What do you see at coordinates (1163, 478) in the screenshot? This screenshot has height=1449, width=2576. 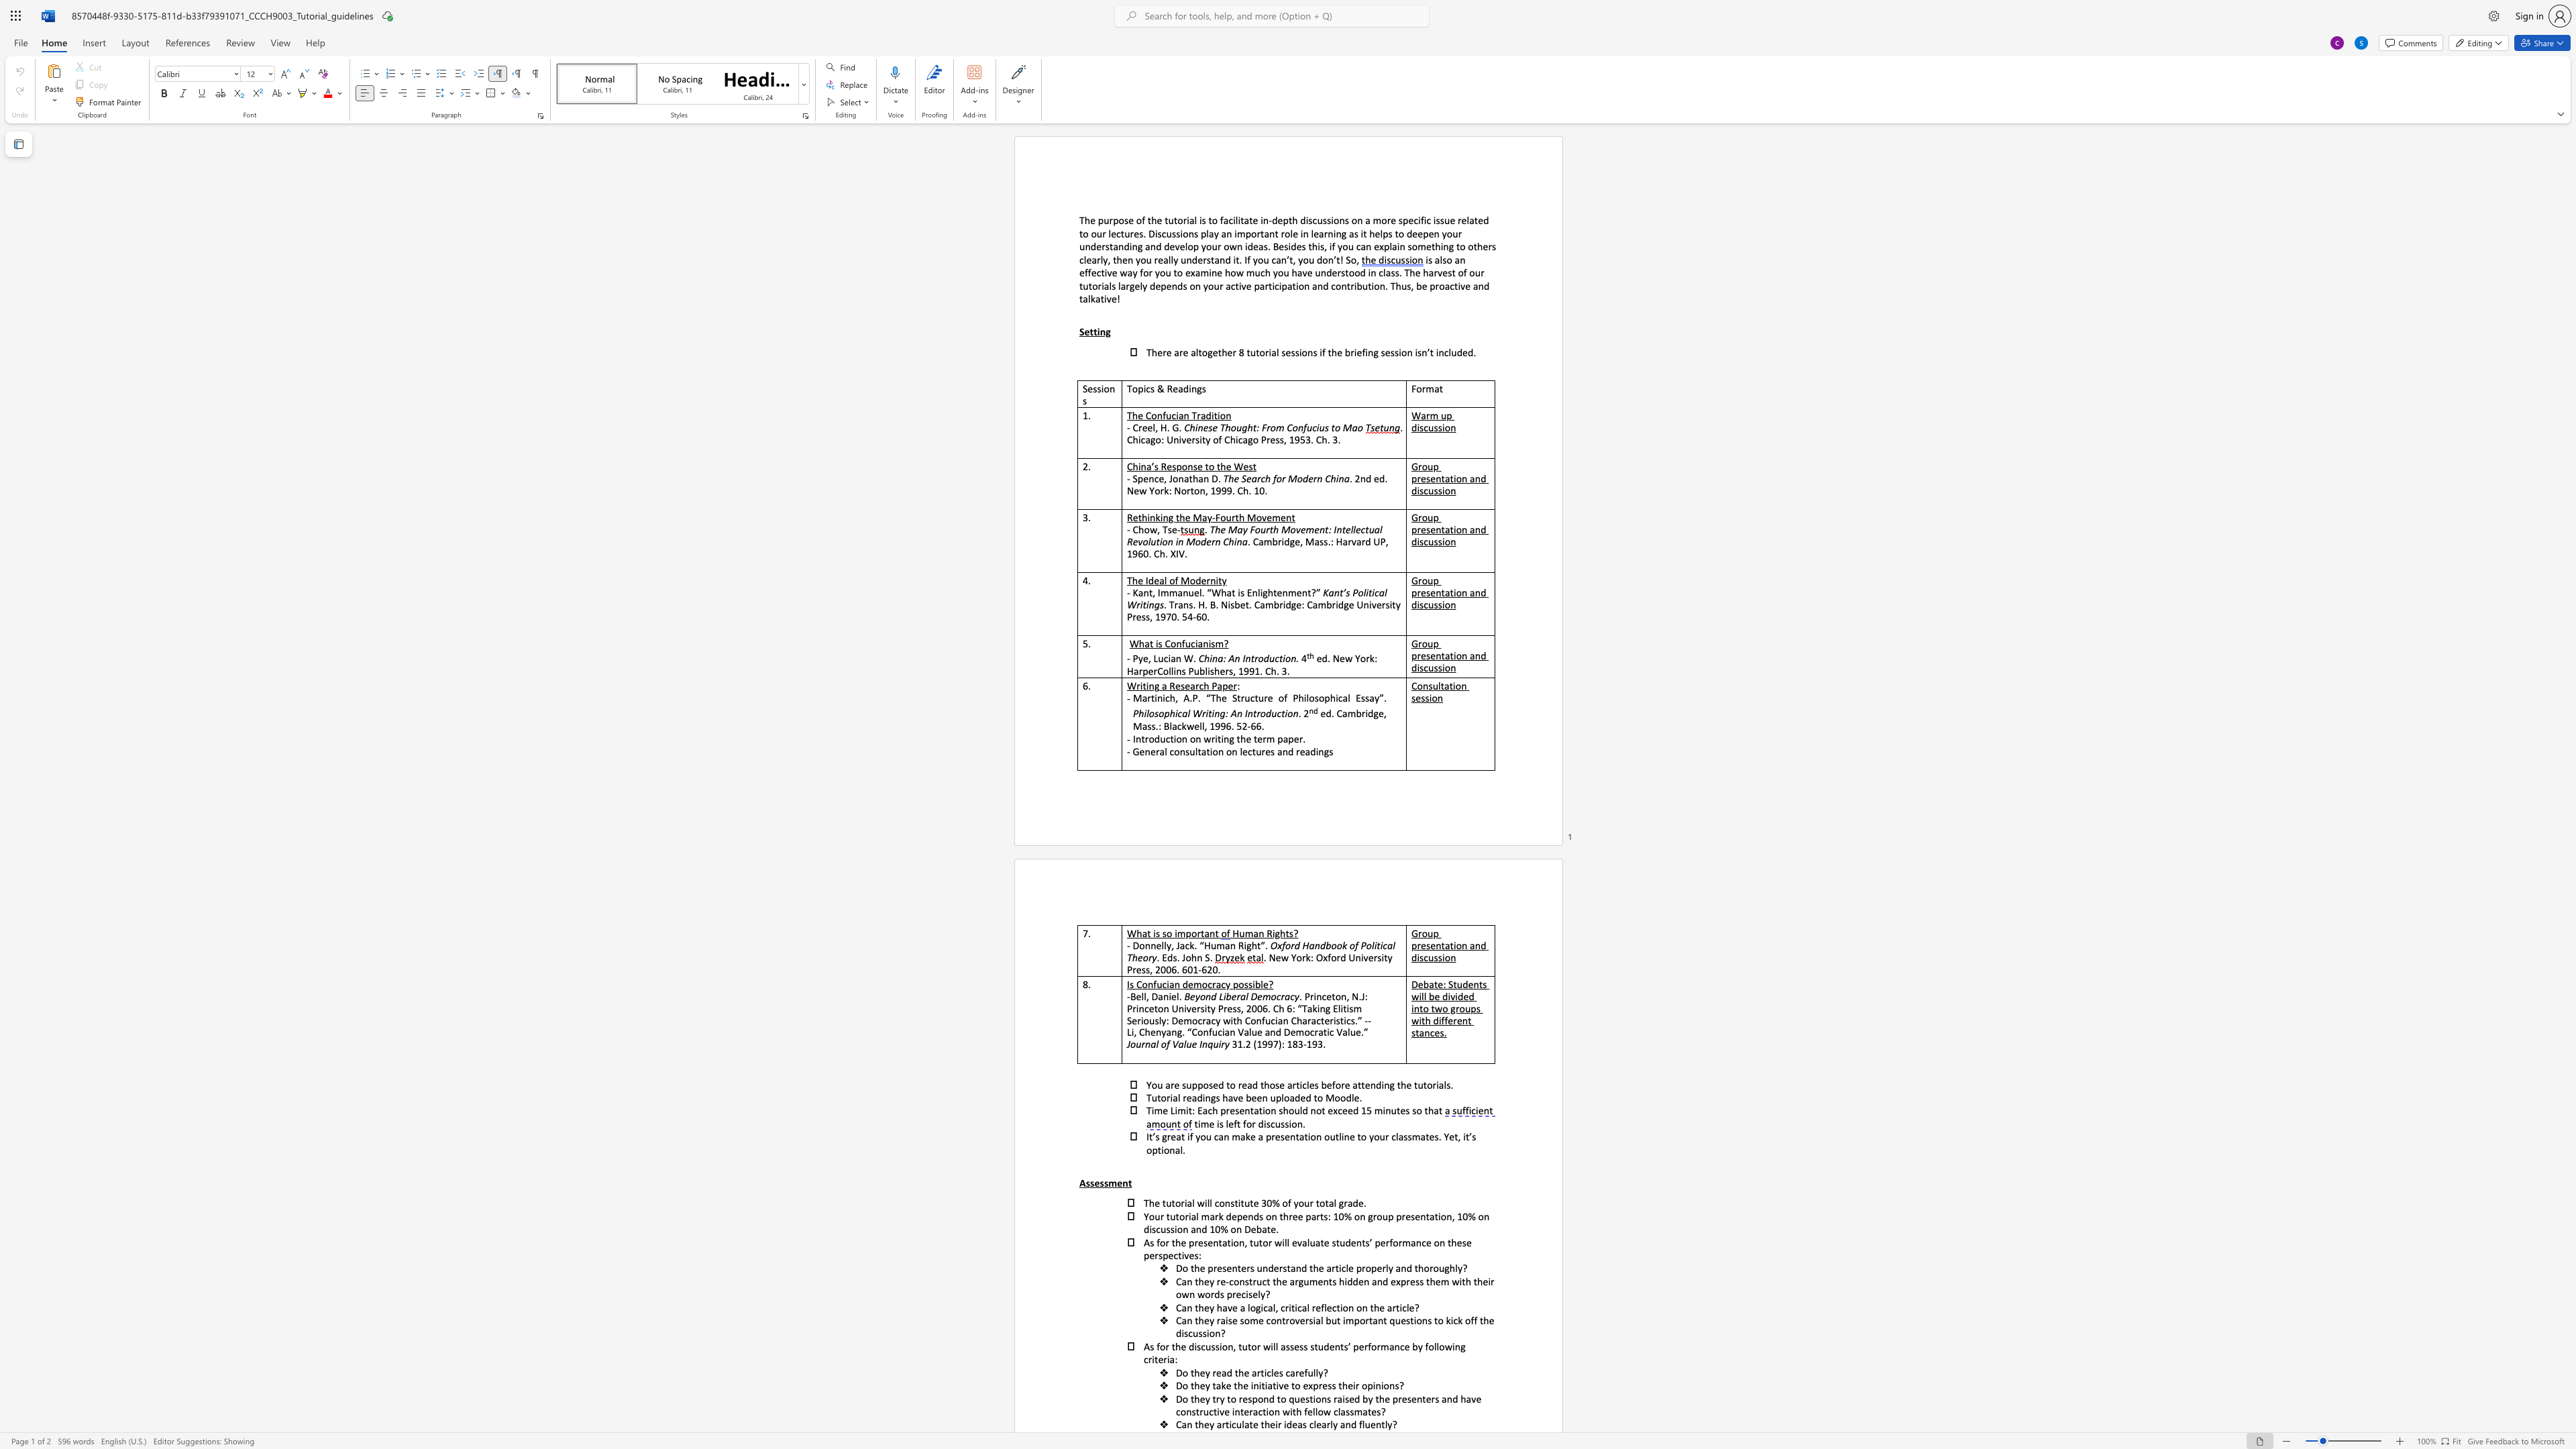 I see `the subset text ", Jo" within the text "- Spence, Jonathan D."` at bounding box center [1163, 478].